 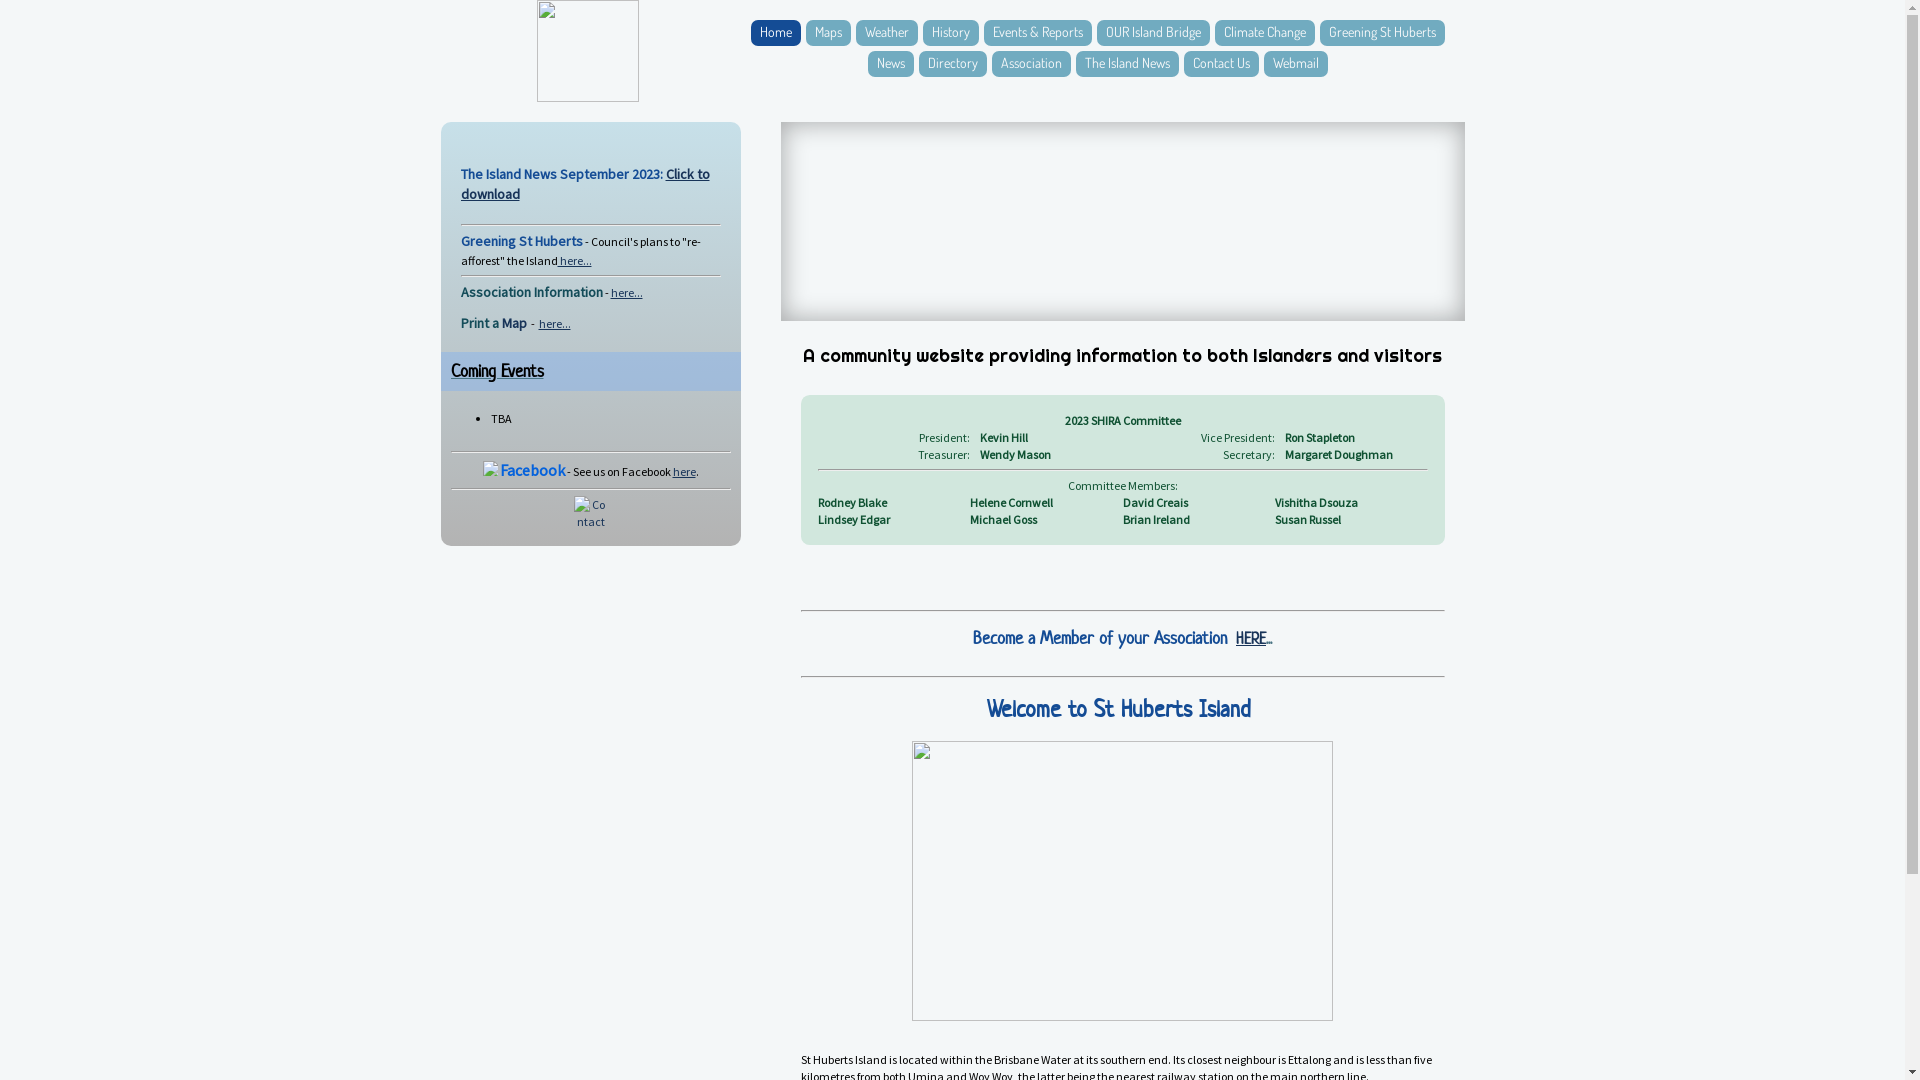 I want to click on 'Maps', so click(x=828, y=33).